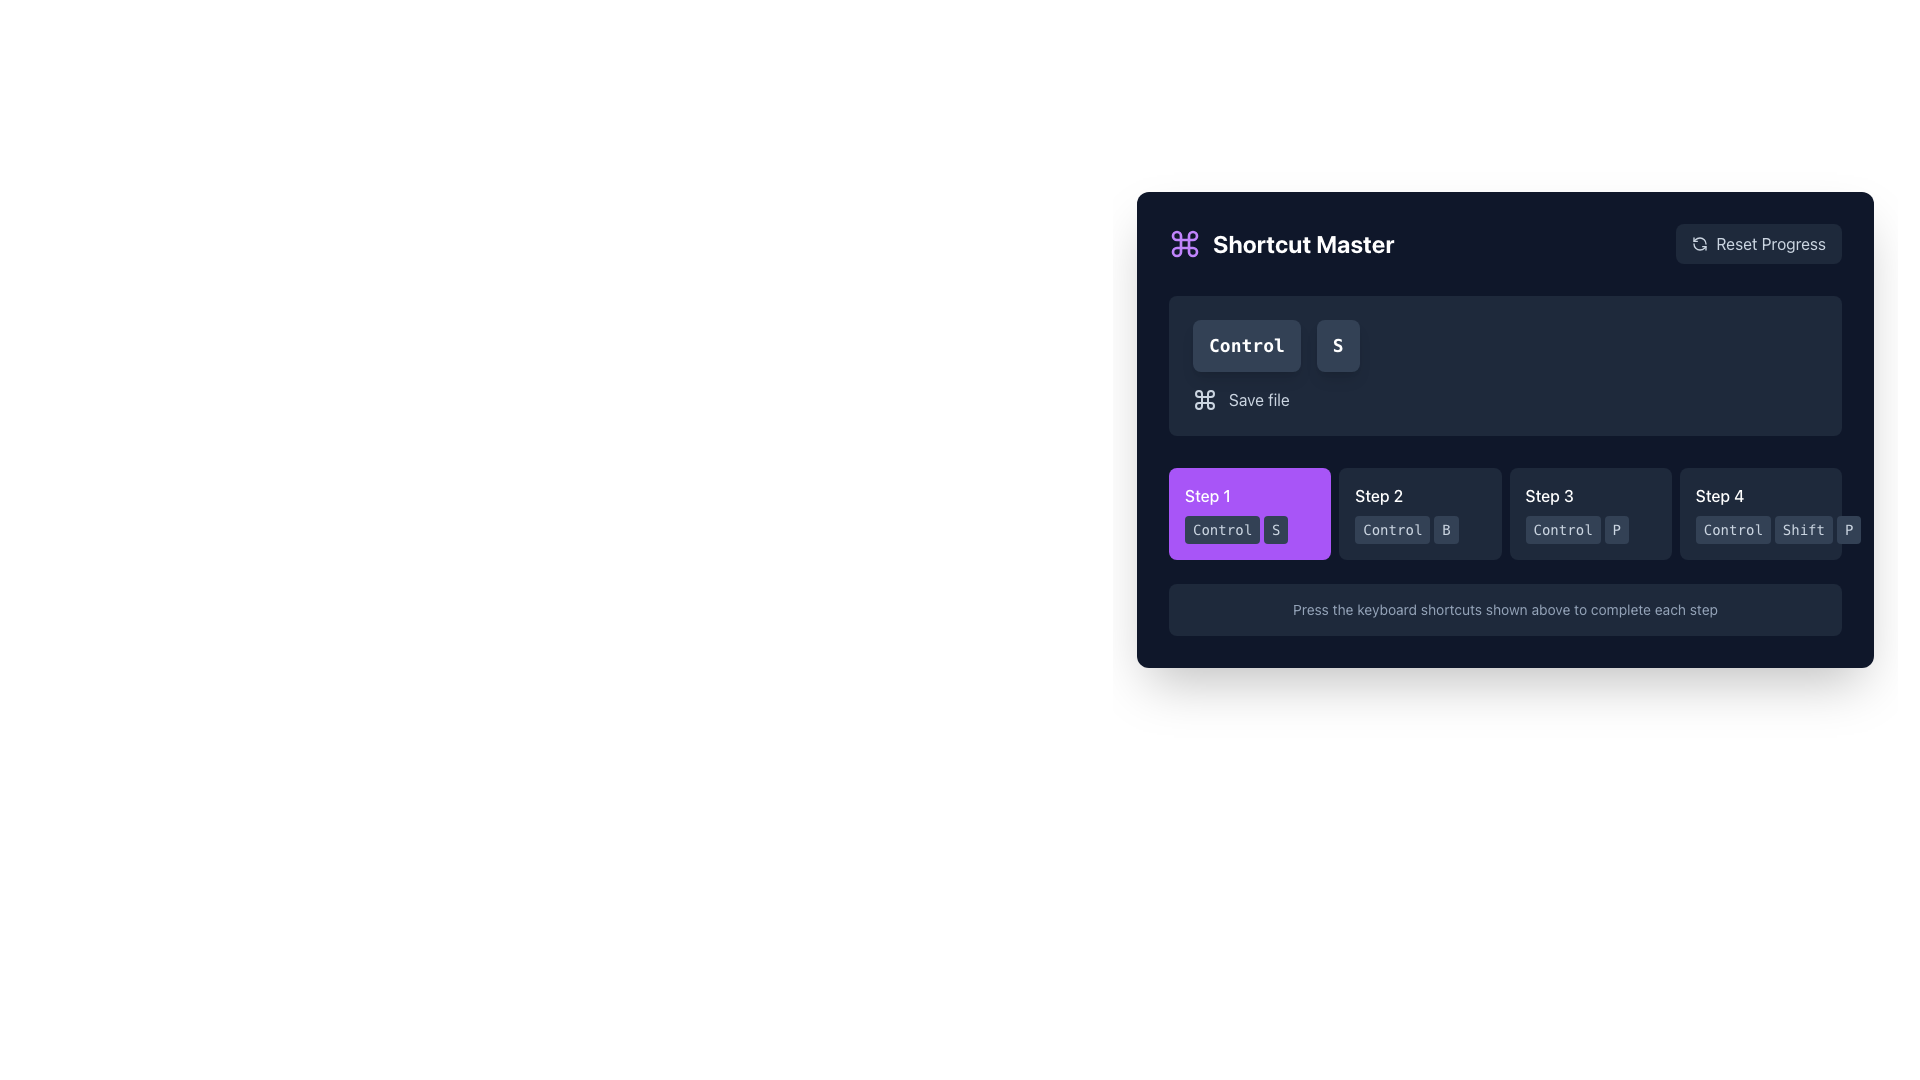 This screenshot has width=1920, height=1080. I want to click on the Step indicator box labeled 'Step 1', which serves as a visual guide for the 'Control S' keyboard shortcut, so click(1249, 512).